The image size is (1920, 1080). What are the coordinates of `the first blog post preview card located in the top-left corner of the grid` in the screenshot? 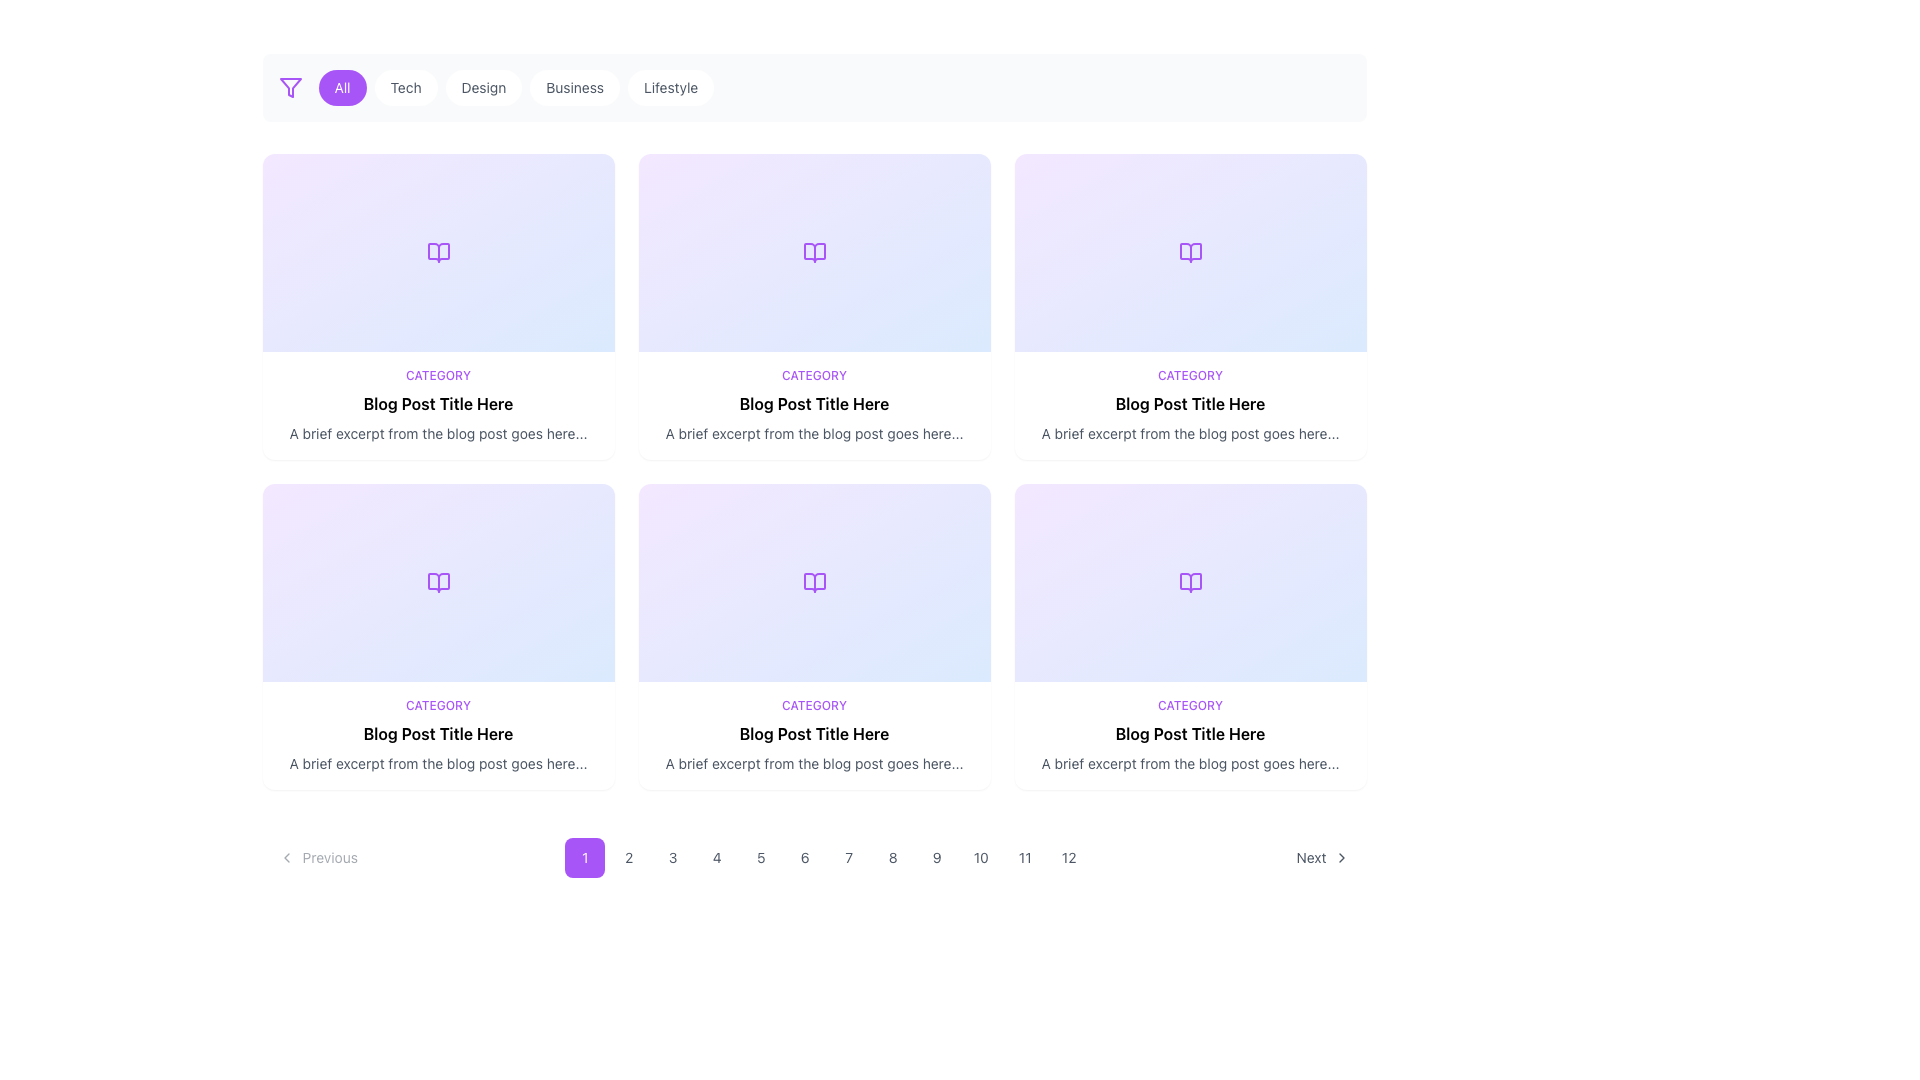 It's located at (437, 307).